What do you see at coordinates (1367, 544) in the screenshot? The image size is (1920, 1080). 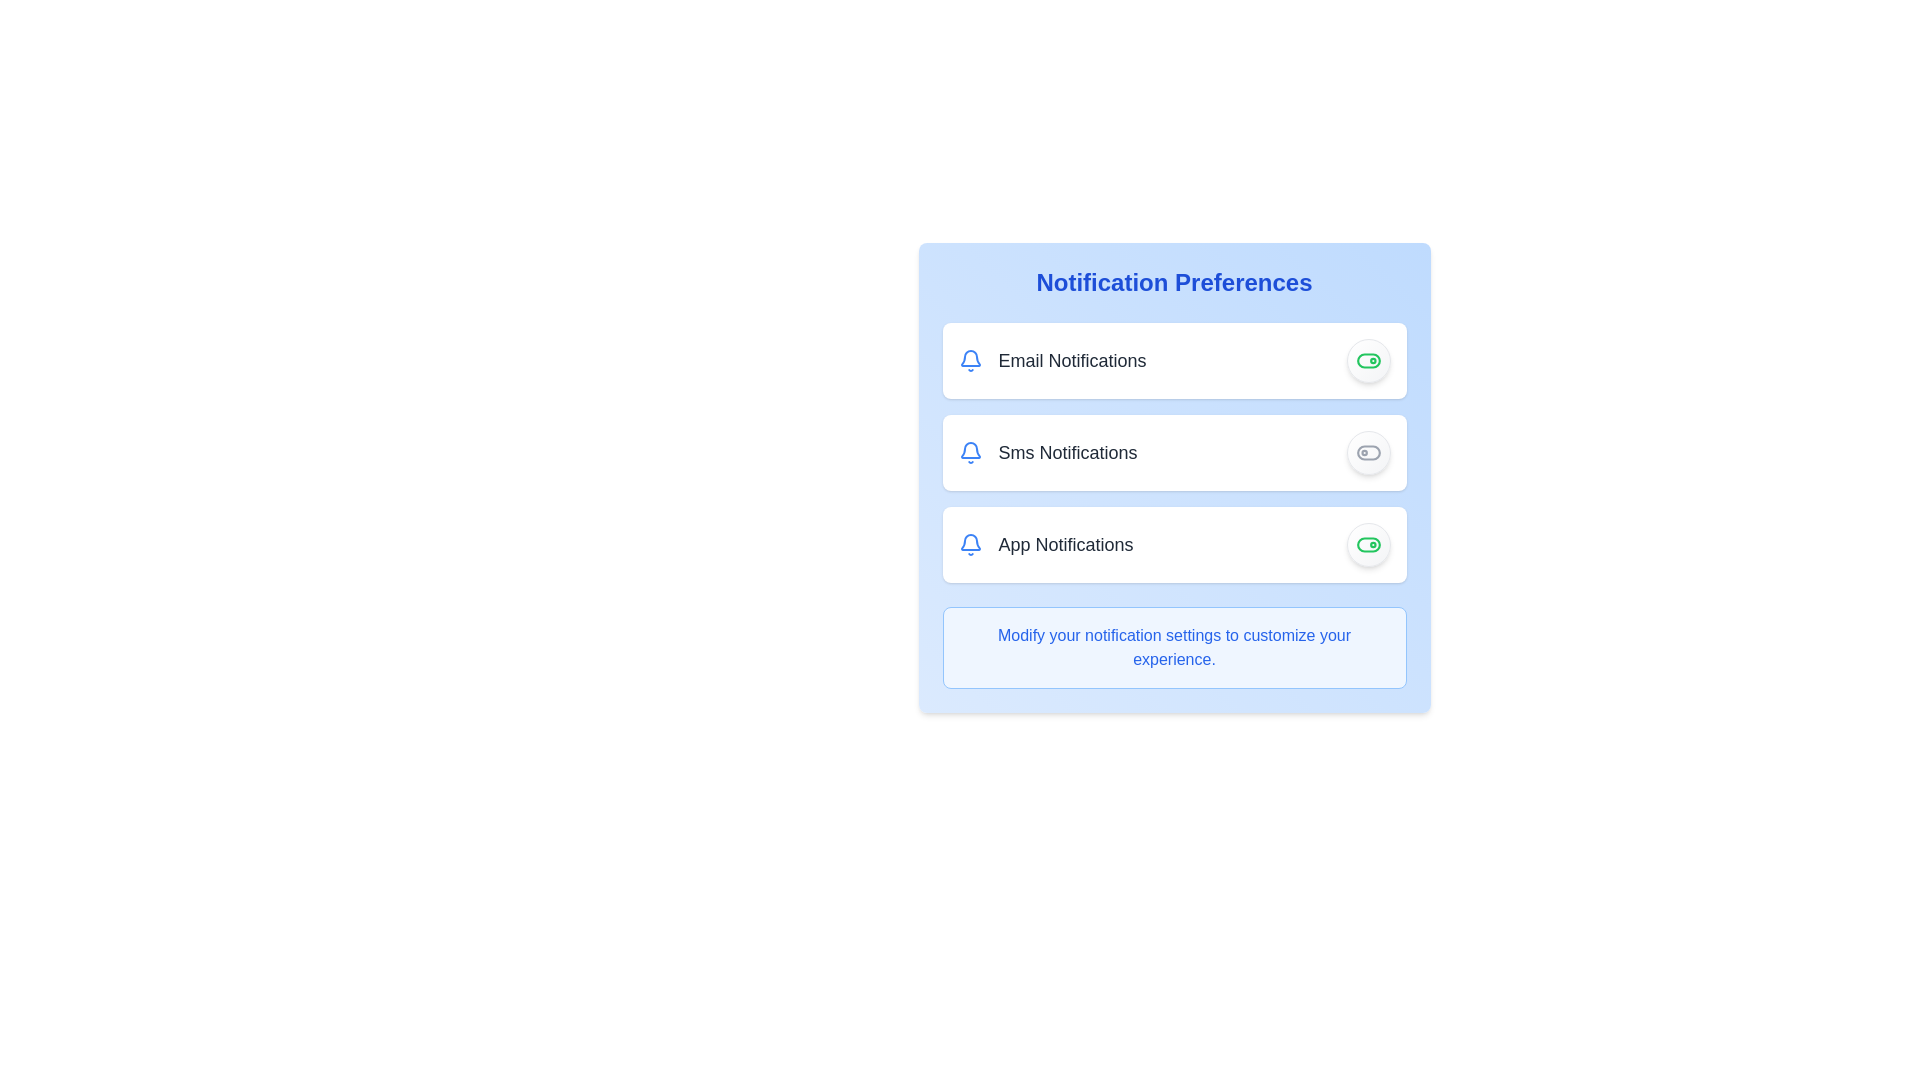 I see `the active toggle switch with a rounded white background and green gradient located to the right of the 'App Notifications' label` at bounding box center [1367, 544].